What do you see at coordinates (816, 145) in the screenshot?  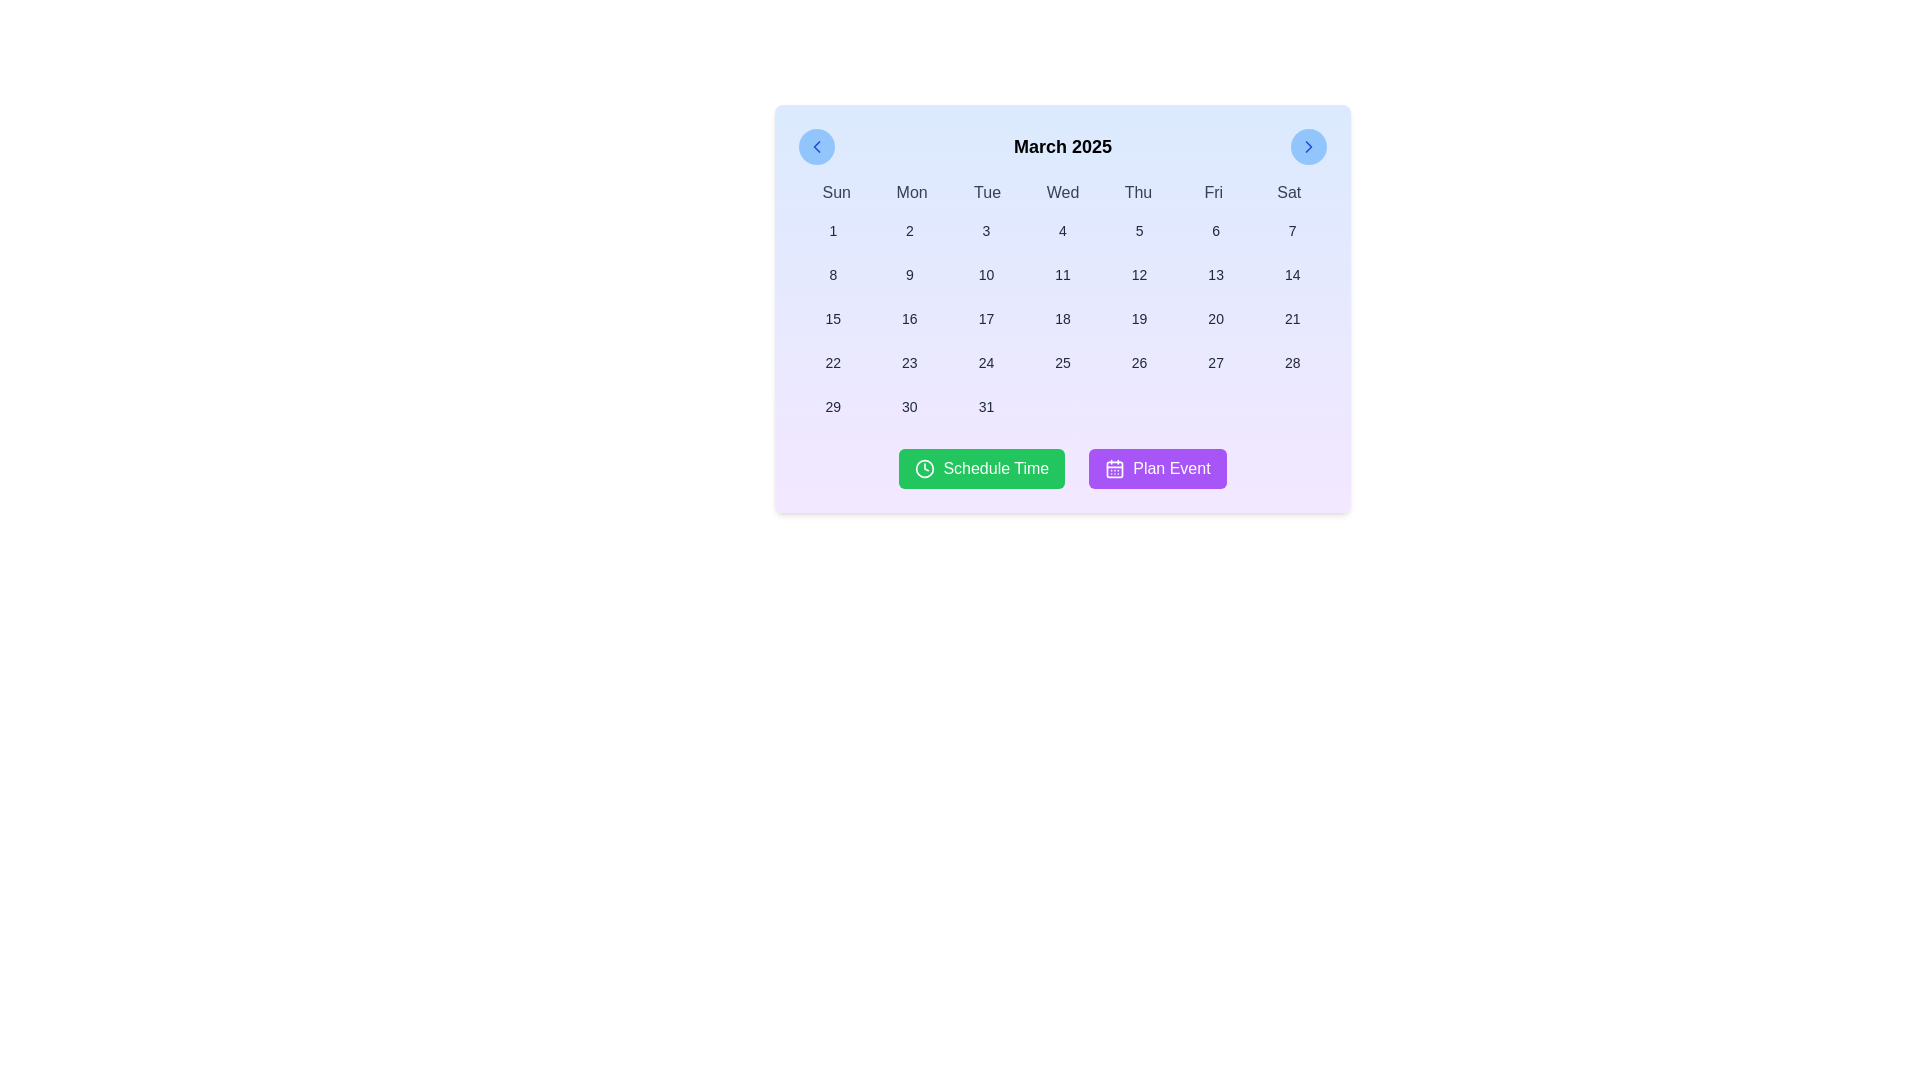 I see `the leftmost button in the calendar navigation to go back to the previous month` at bounding box center [816, 145].